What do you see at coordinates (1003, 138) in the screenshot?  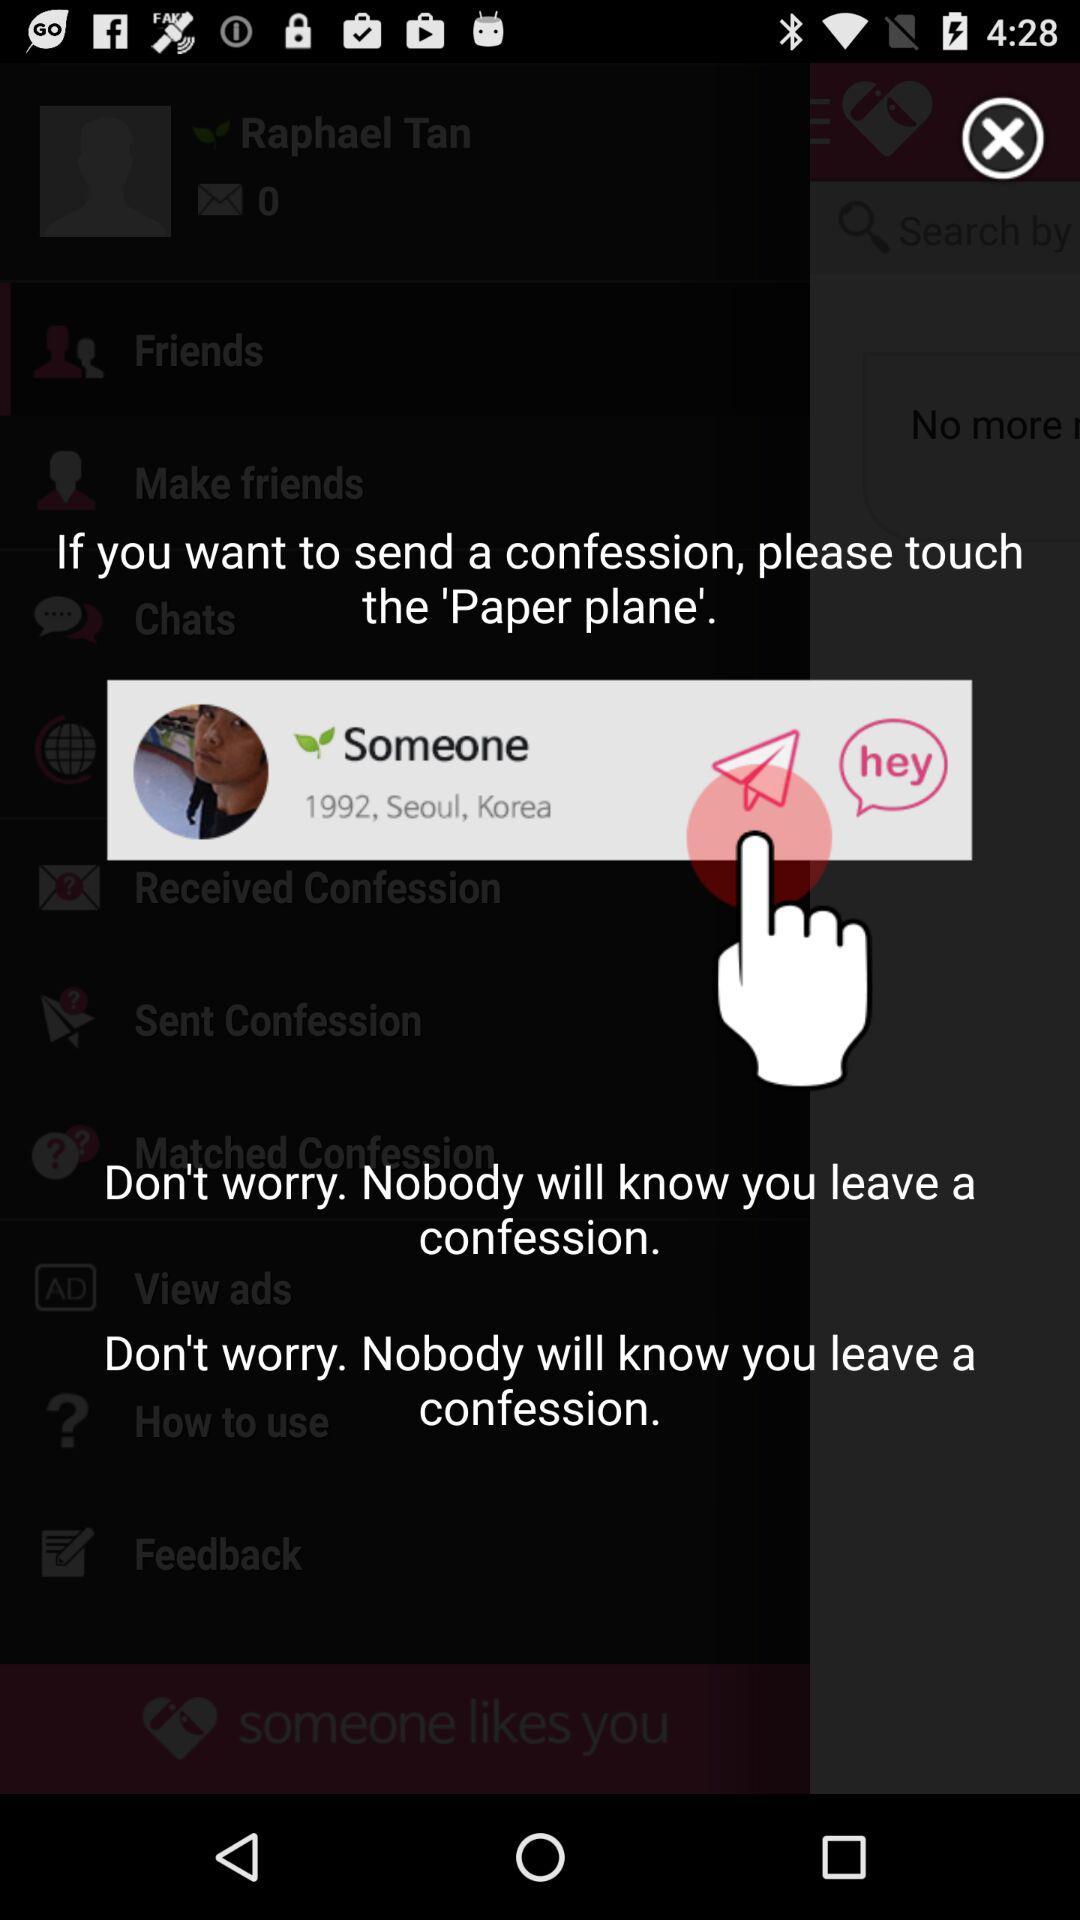 I see `content` at bounding box center [1003, 138].